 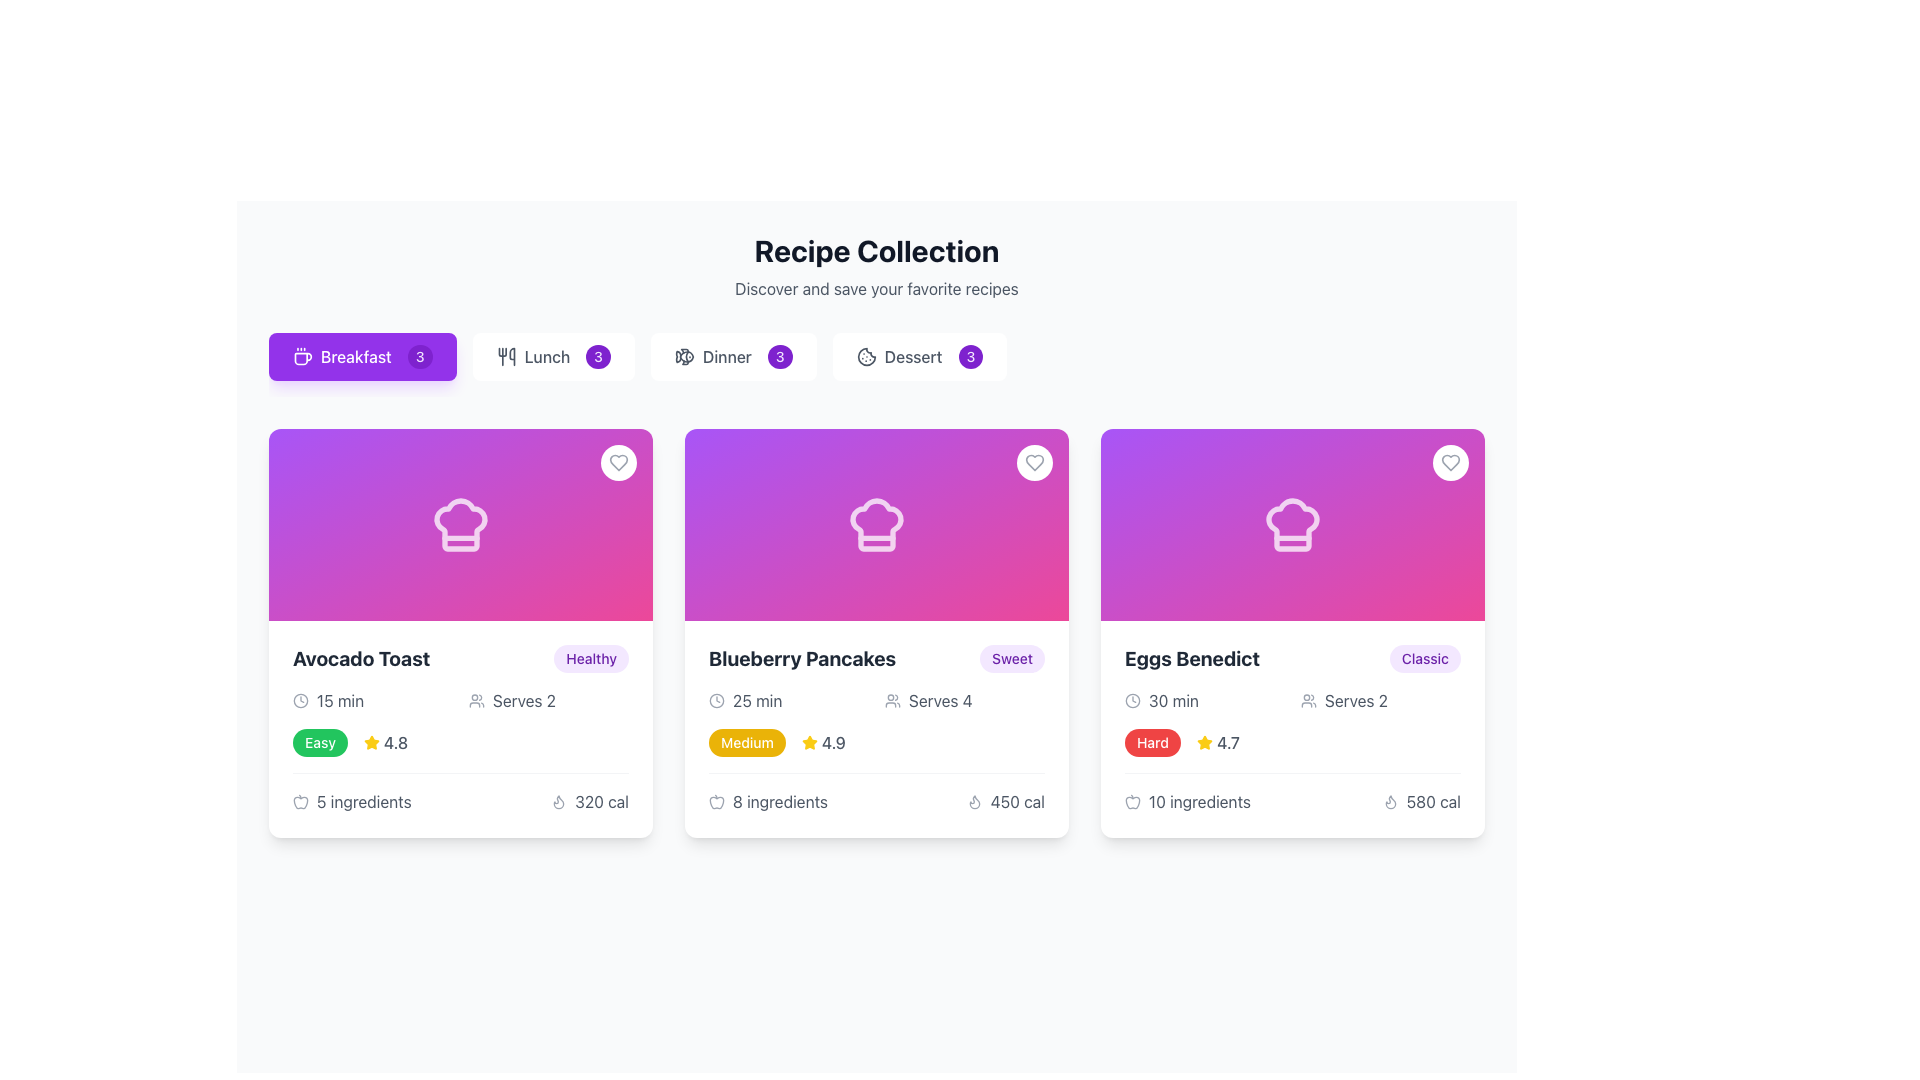 What do you see at coordinates (371, 742) in the screenshot?
I see `the yellow star icon representing the rating component for the 'Avocado Toast' recipe, located next to the numeric rating (4.8) and to the right of the green 'Easy' label` at bounding box center [371, 742].